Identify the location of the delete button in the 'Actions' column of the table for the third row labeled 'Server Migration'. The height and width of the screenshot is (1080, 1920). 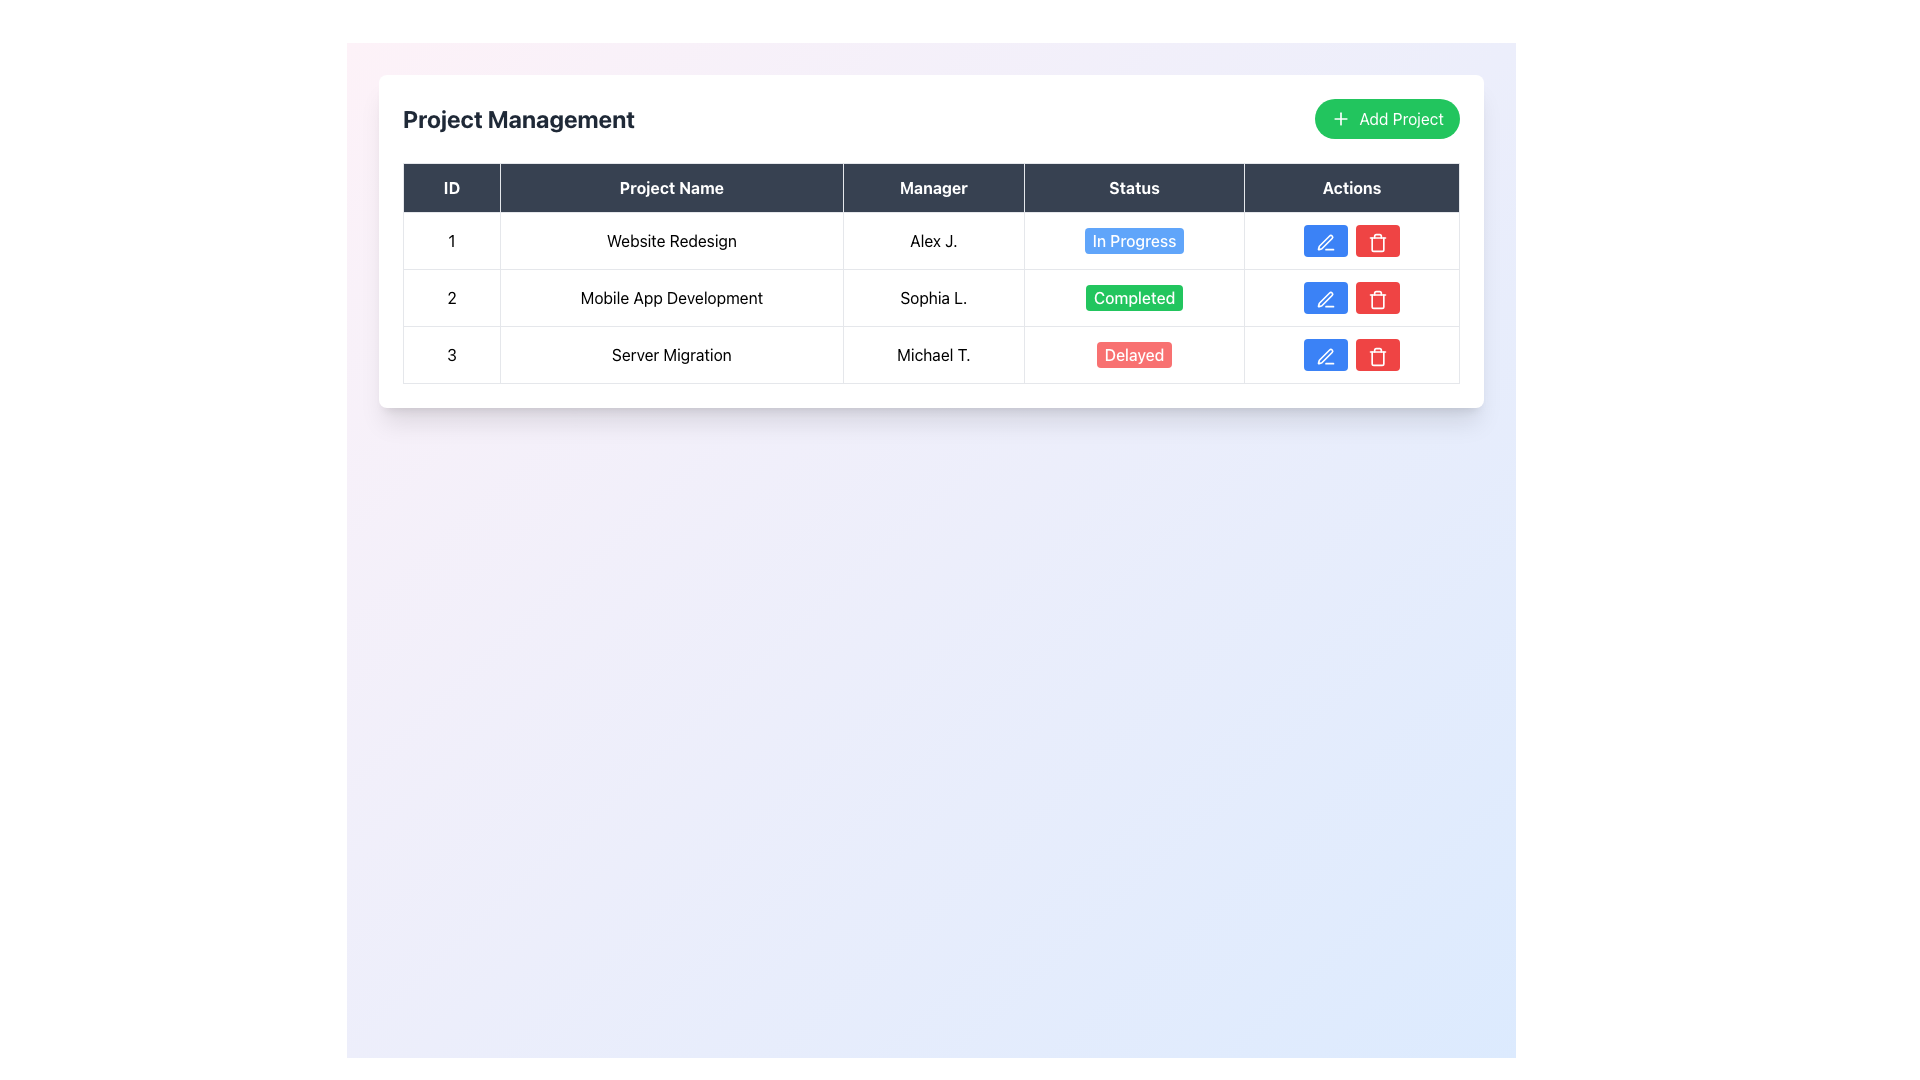
(1376, 355).